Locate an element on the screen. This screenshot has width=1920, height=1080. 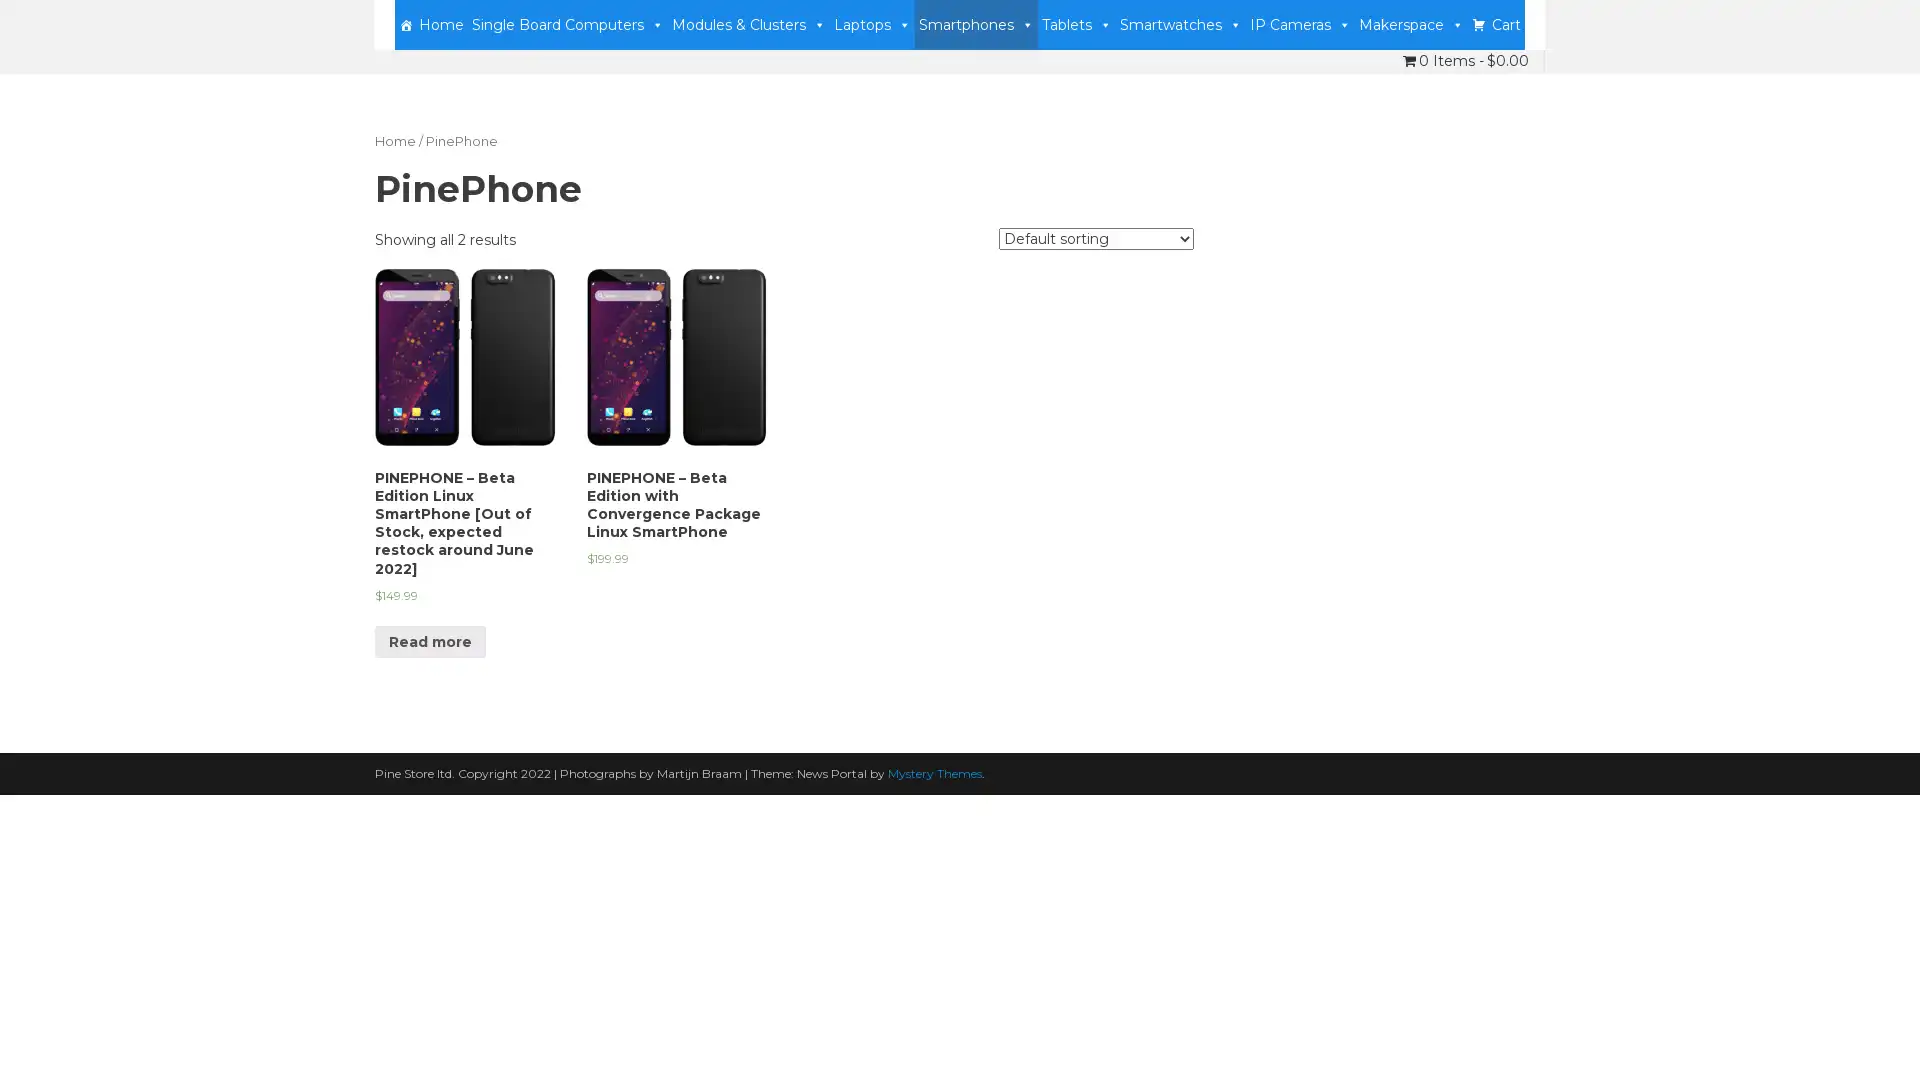
Accept is located at coordinates (1266, 1049).